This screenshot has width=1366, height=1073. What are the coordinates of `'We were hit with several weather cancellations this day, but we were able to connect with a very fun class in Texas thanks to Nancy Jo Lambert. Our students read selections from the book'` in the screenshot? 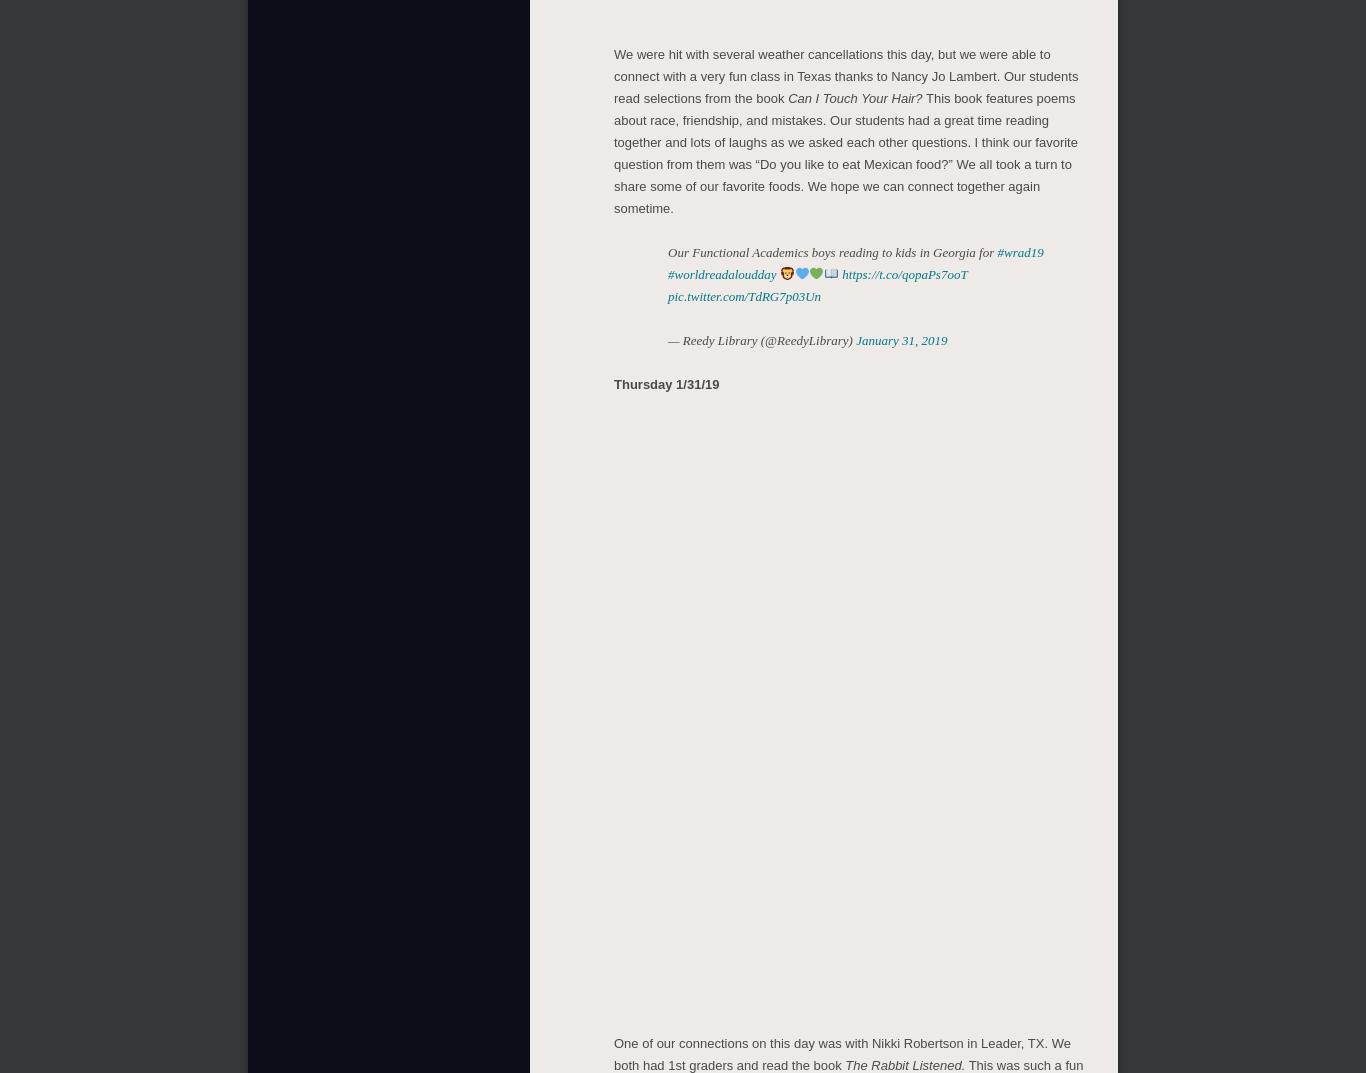 It's located at (844, 72).